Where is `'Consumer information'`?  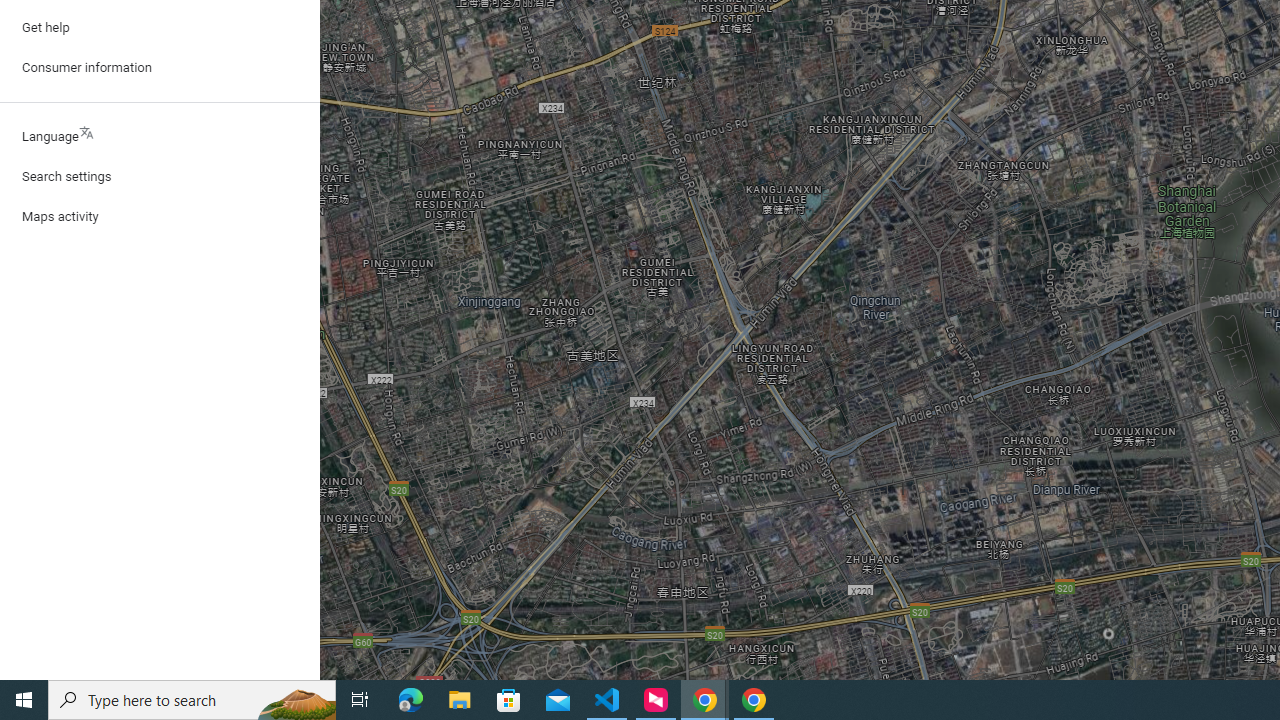 'Consumer information' is located at coordinates (160, 67).